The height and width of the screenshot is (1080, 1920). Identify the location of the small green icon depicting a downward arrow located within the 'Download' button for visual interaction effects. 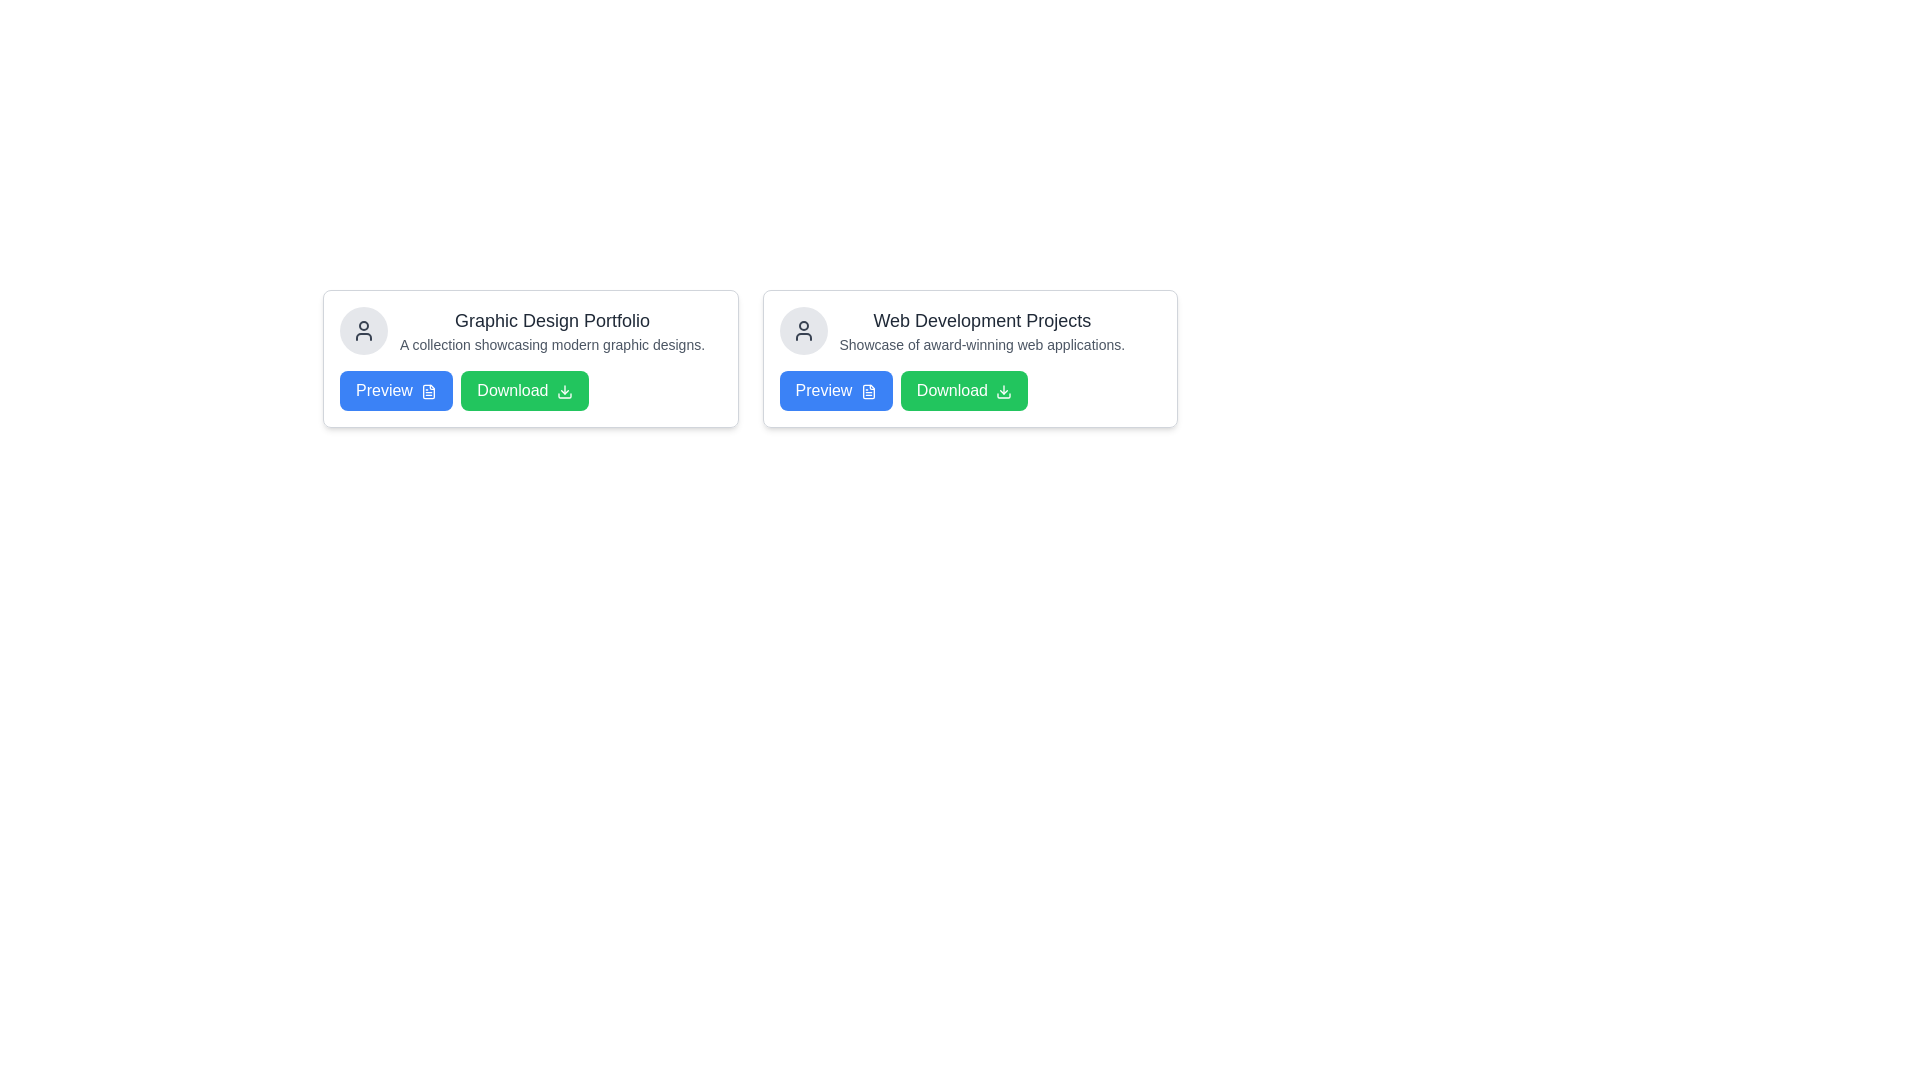
(1004, 391).